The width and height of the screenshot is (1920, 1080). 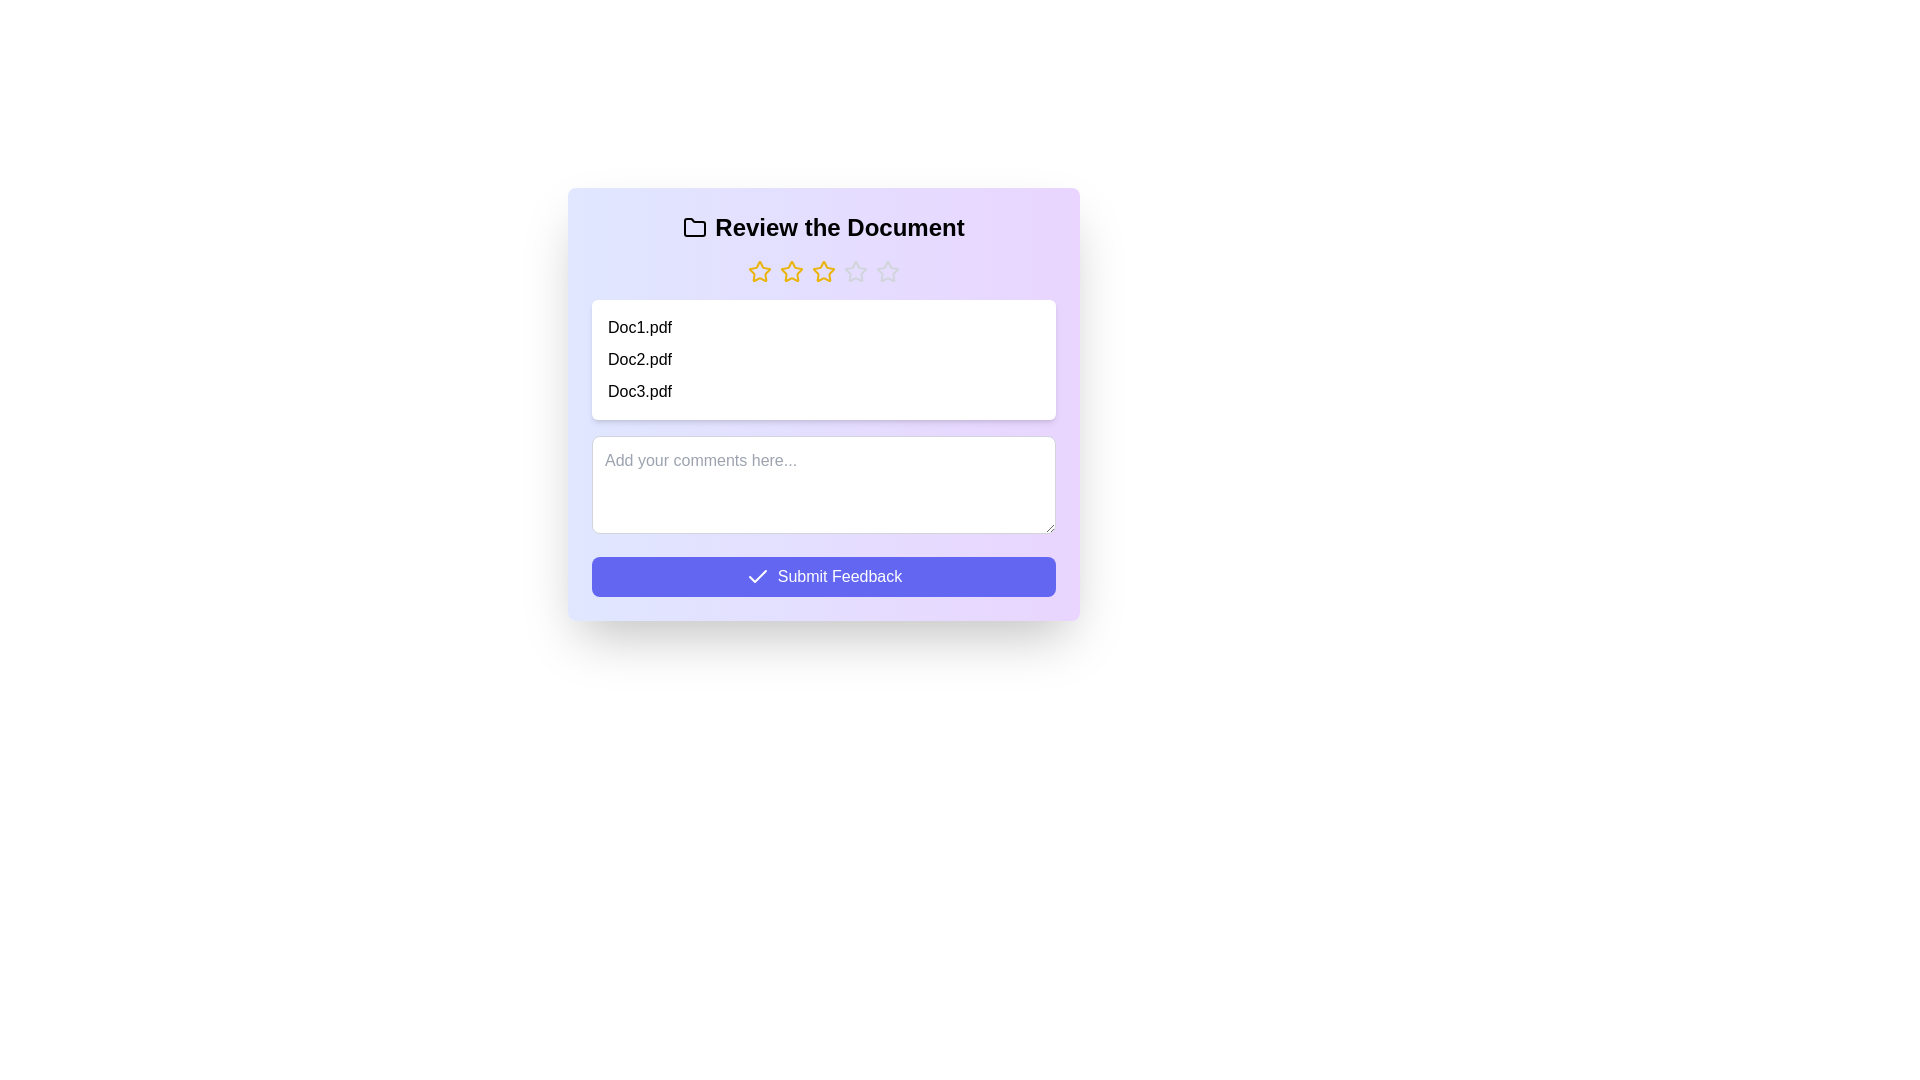 What do you see at coordinates (791, 272) in the screenshot?
I see `the rating to 2 stars by clicking on the corresponding star button` at bounding box center [791, 272].